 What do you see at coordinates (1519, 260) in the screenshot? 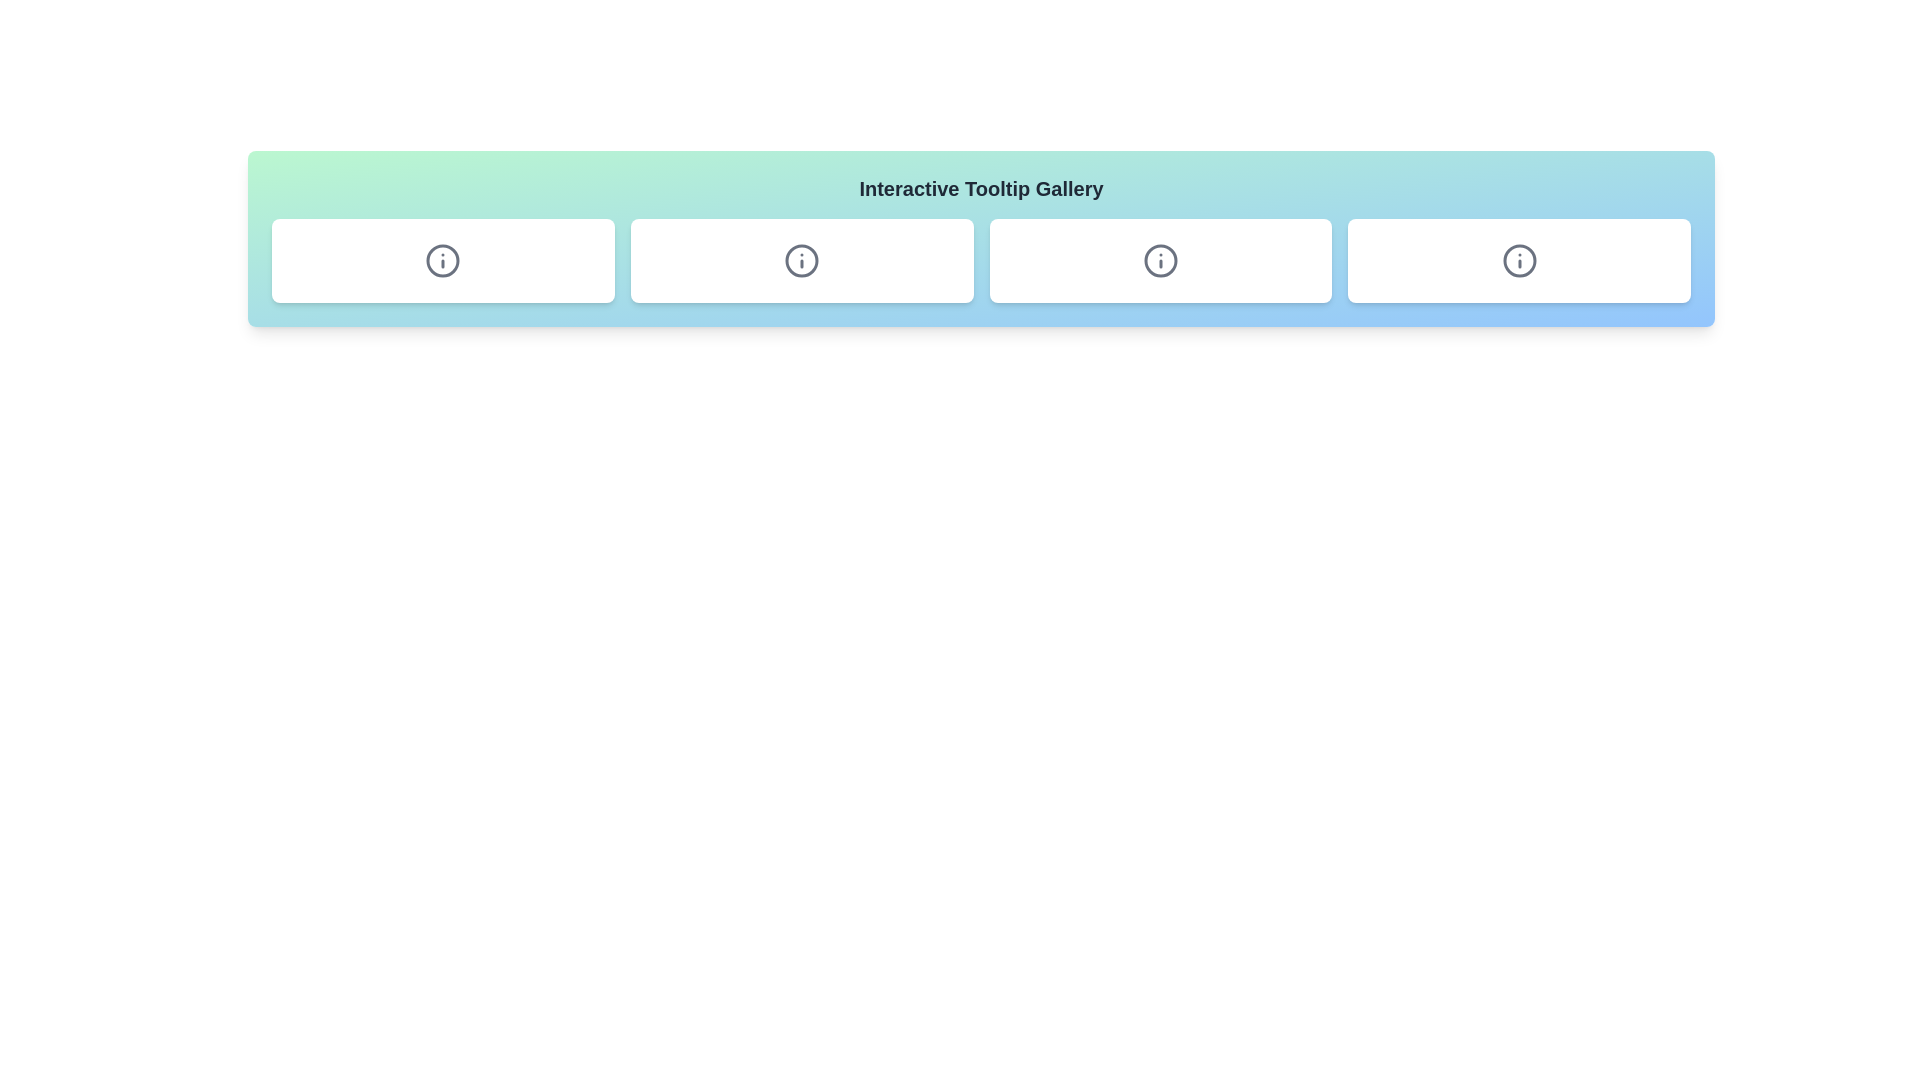
I see `the informational icon with a circular outline and a lowercase 'i' centered within it` at bounding box center [1519, 260].